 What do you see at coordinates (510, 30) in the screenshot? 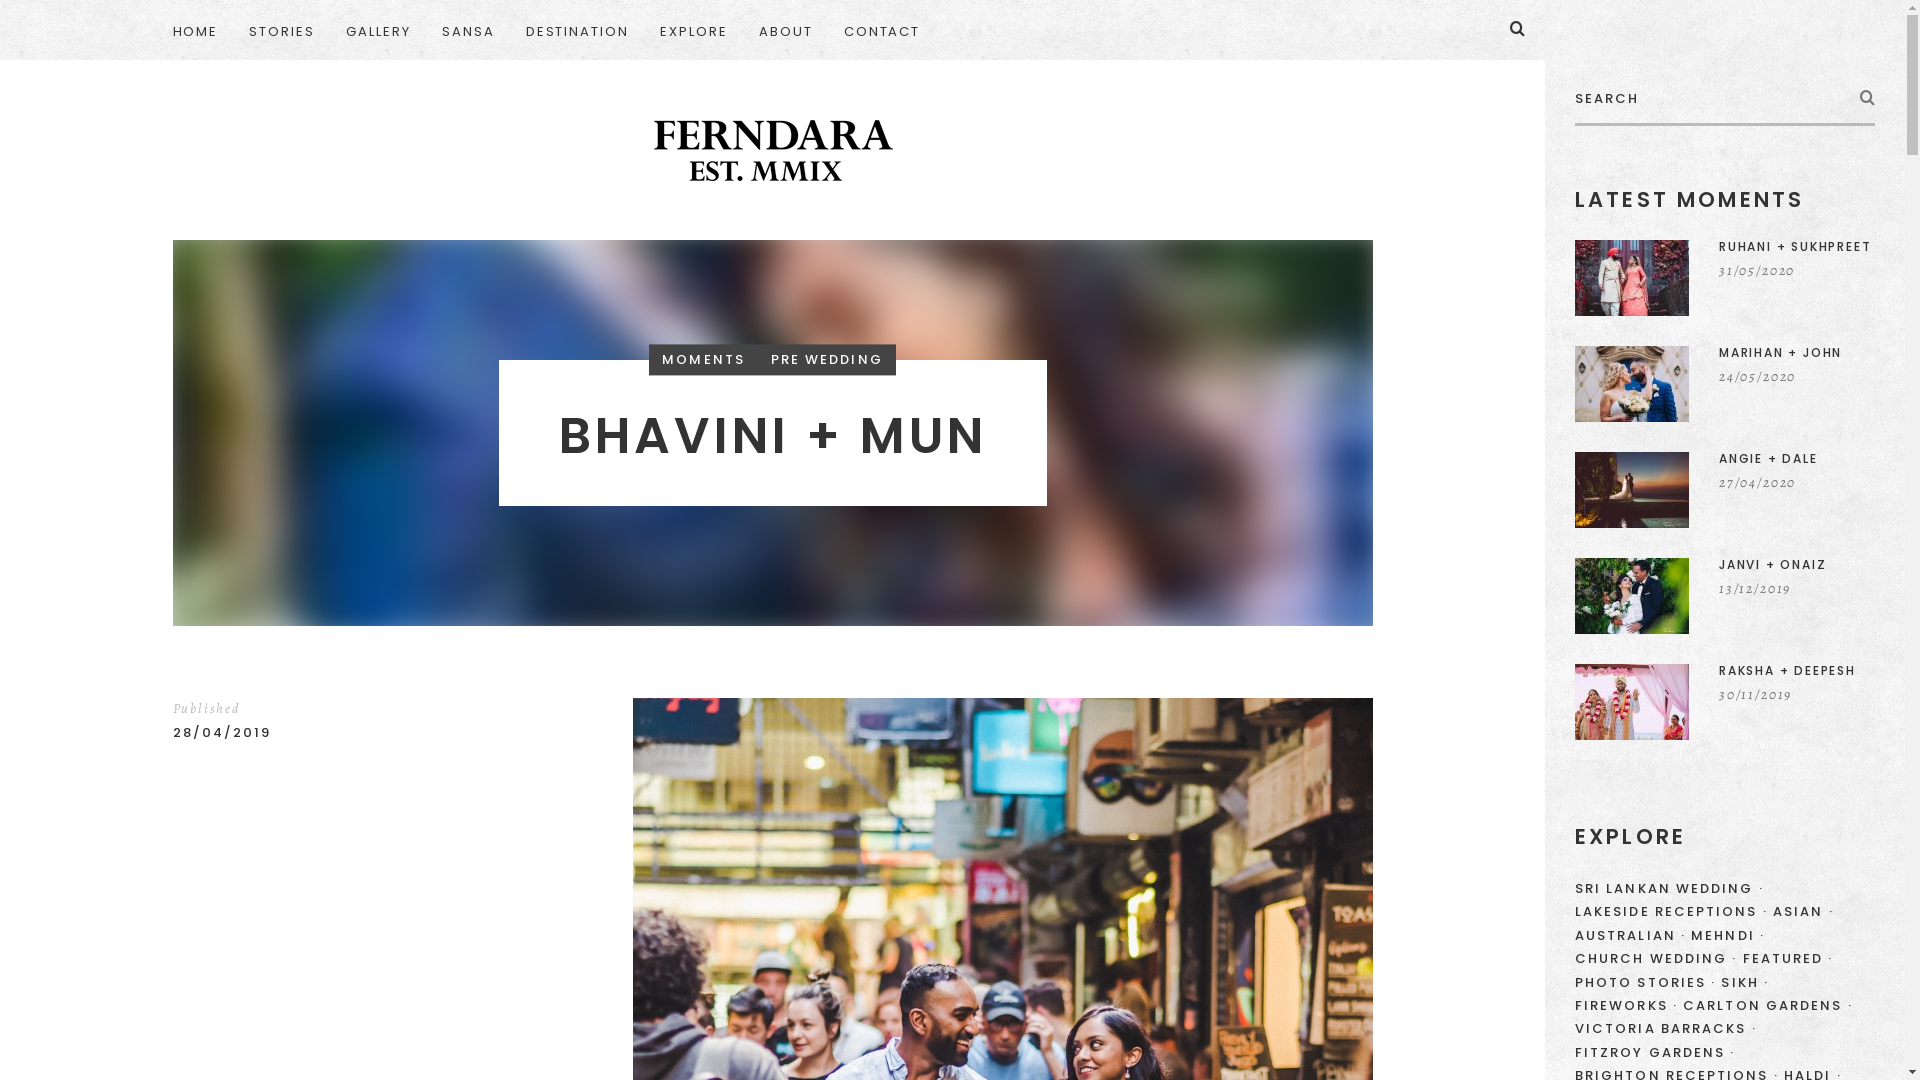
I see `'DESTINATION'` at bounding box center [510, 30].